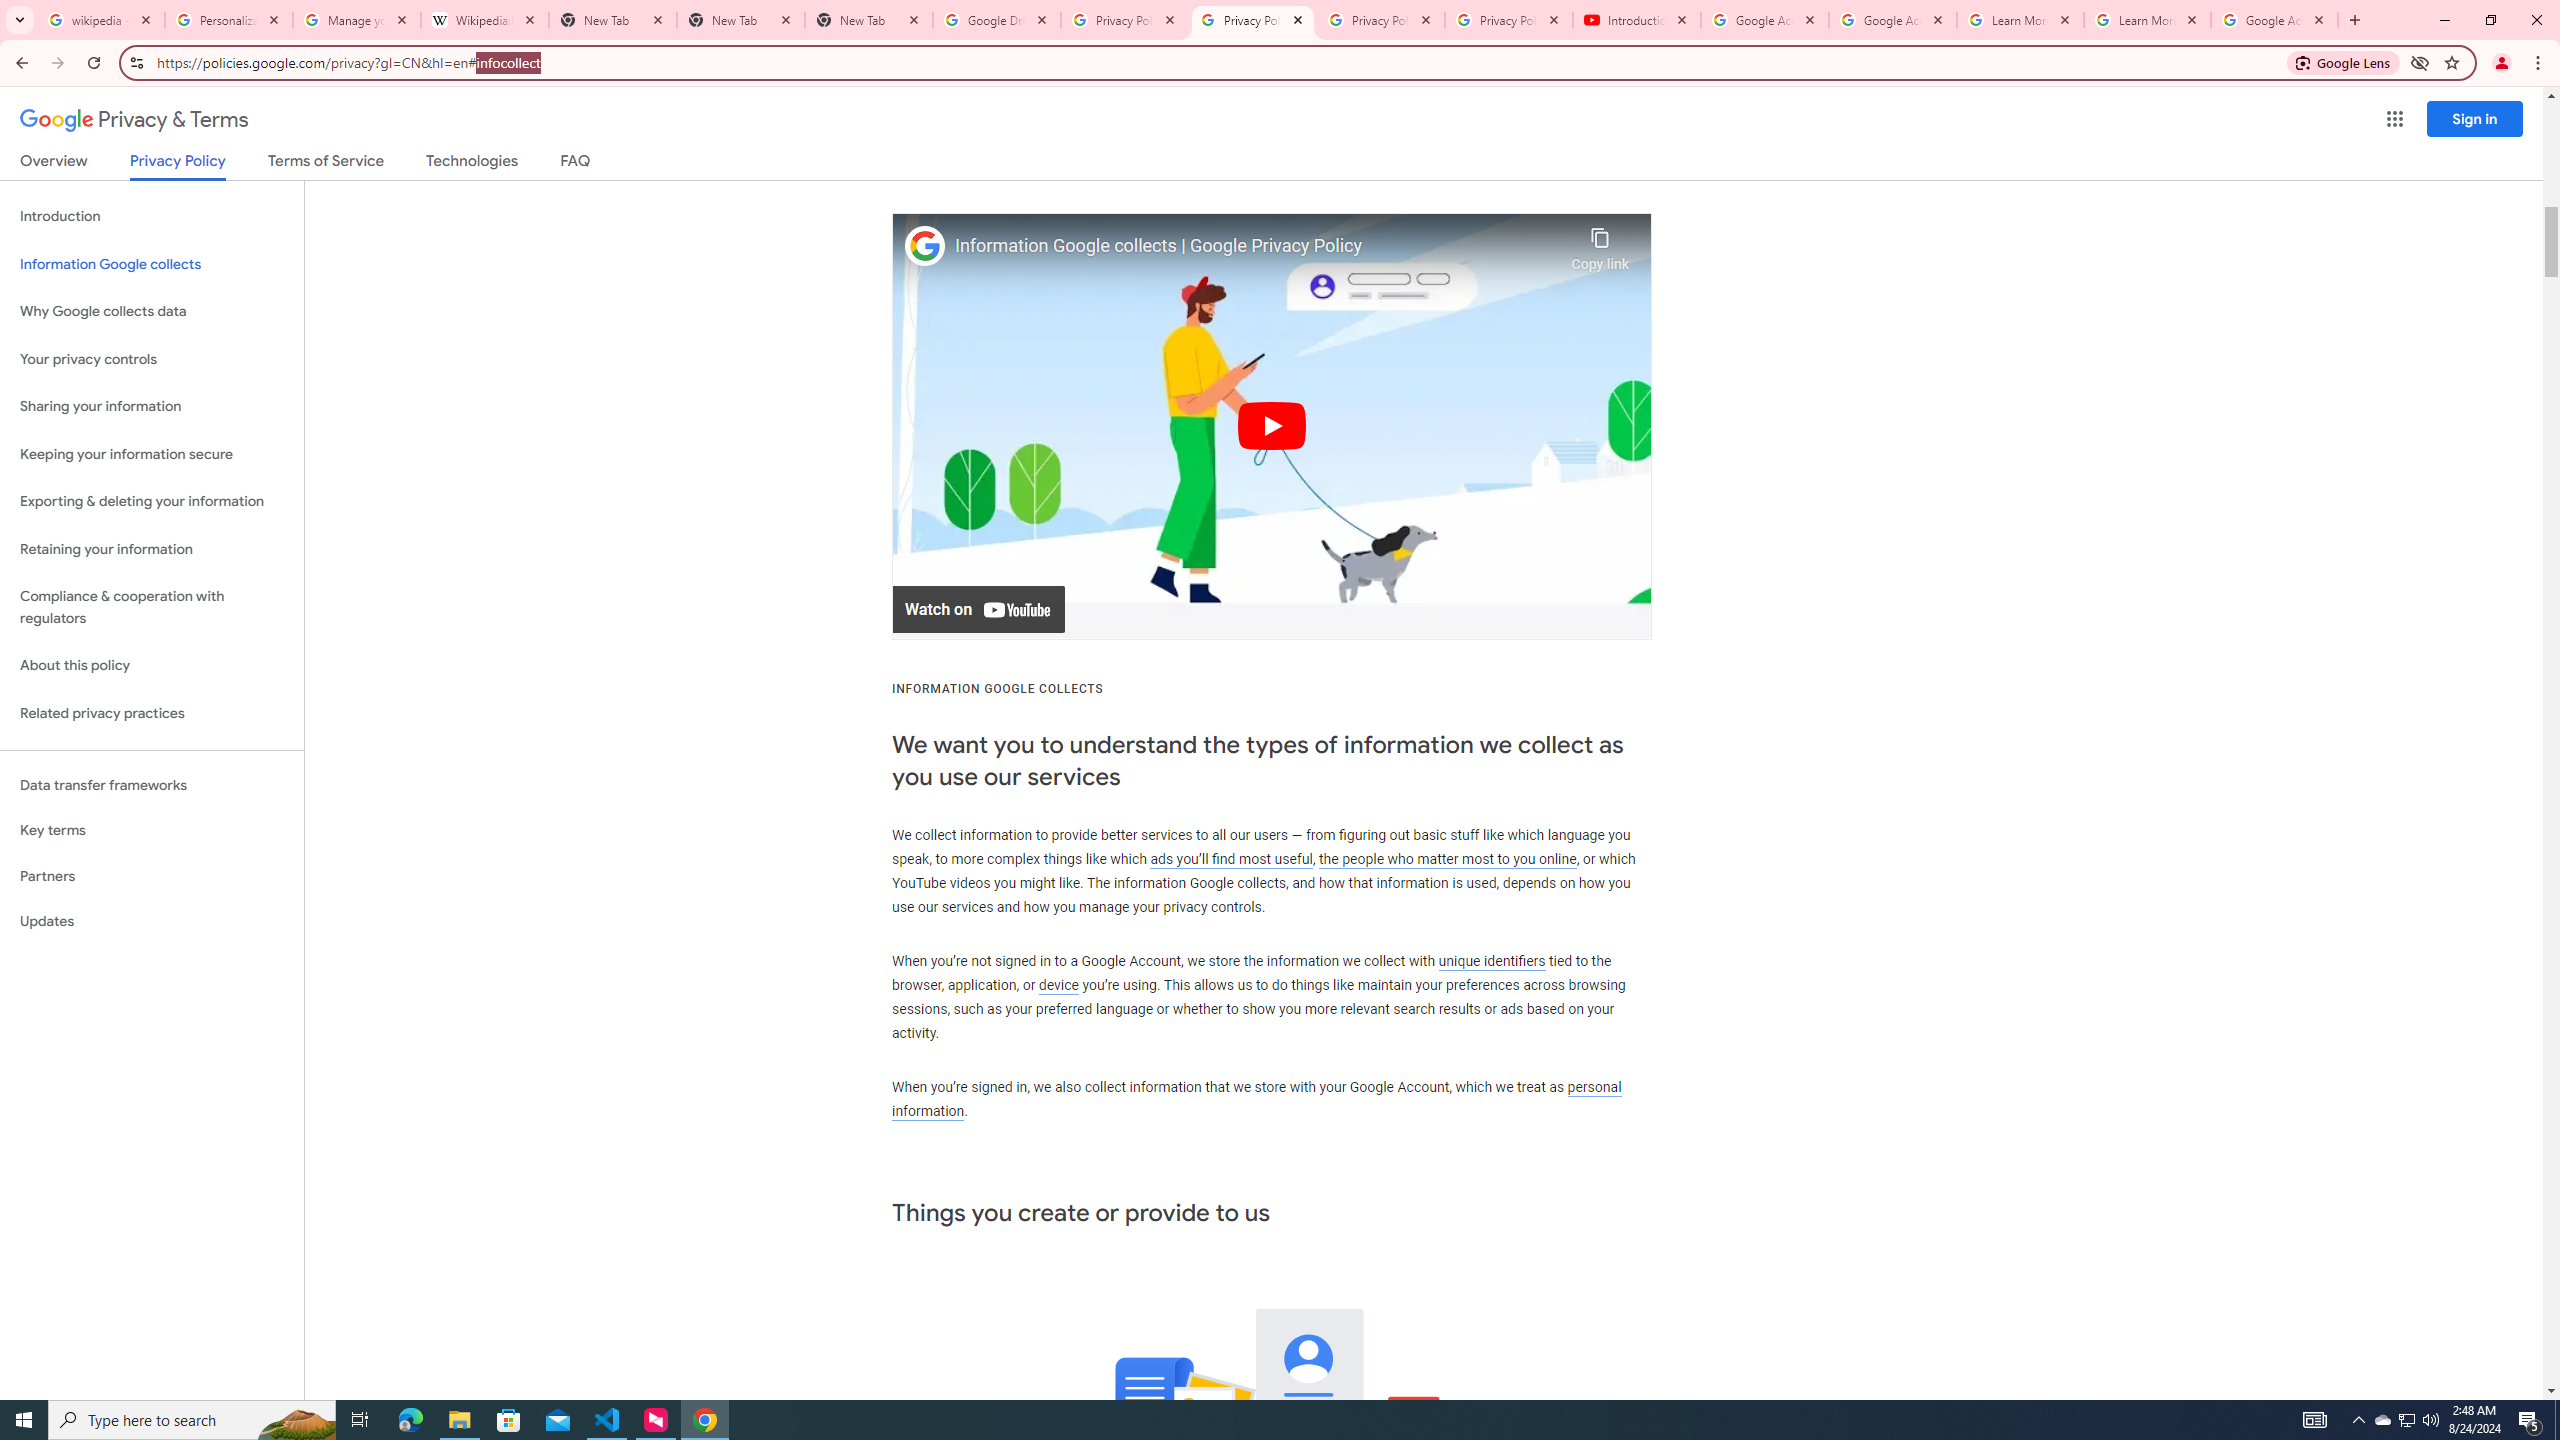 The width and height of the screenshot is (2560, 1440). What do you see at coordinates (228, 19) in the screenshot?
I see `'Personalization & Google Search results - Google Search Help'` at bounding box center [228, 19].